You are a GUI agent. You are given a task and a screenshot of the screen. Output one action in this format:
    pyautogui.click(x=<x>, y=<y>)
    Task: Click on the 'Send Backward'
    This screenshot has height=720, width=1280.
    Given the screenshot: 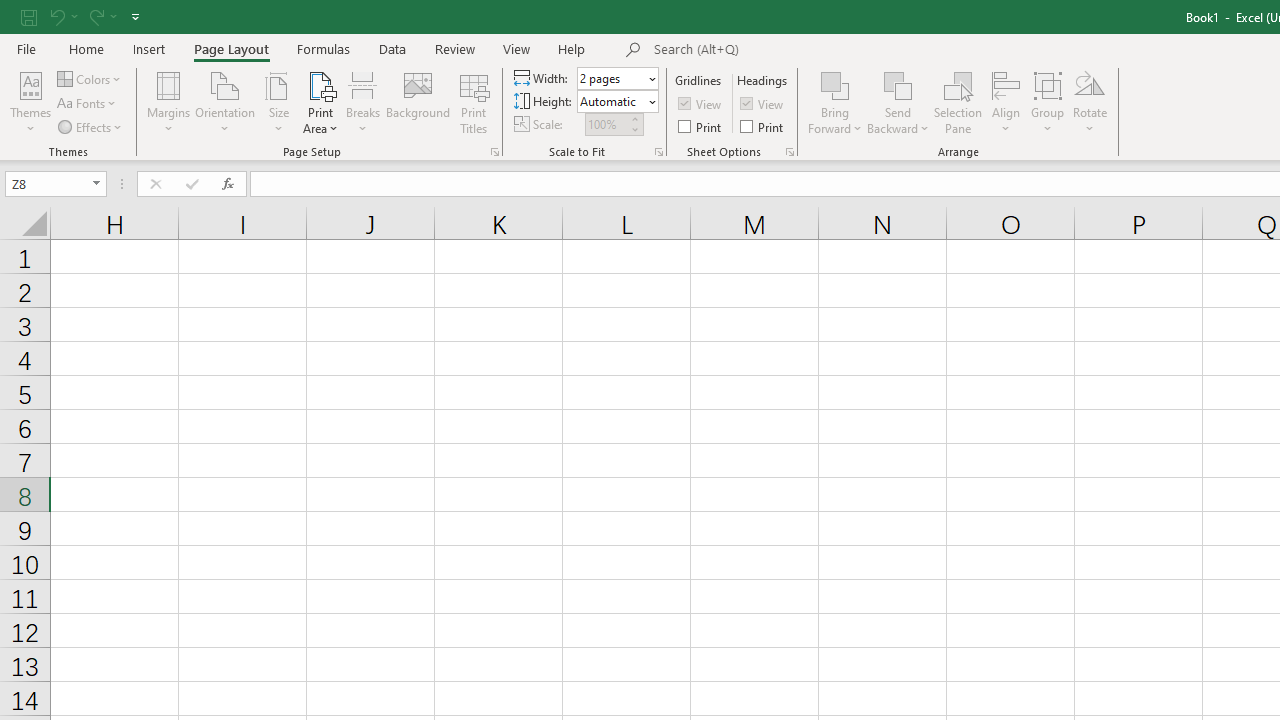 What is the action you would take?
    pyautogui.click(x=897, y=84)
    